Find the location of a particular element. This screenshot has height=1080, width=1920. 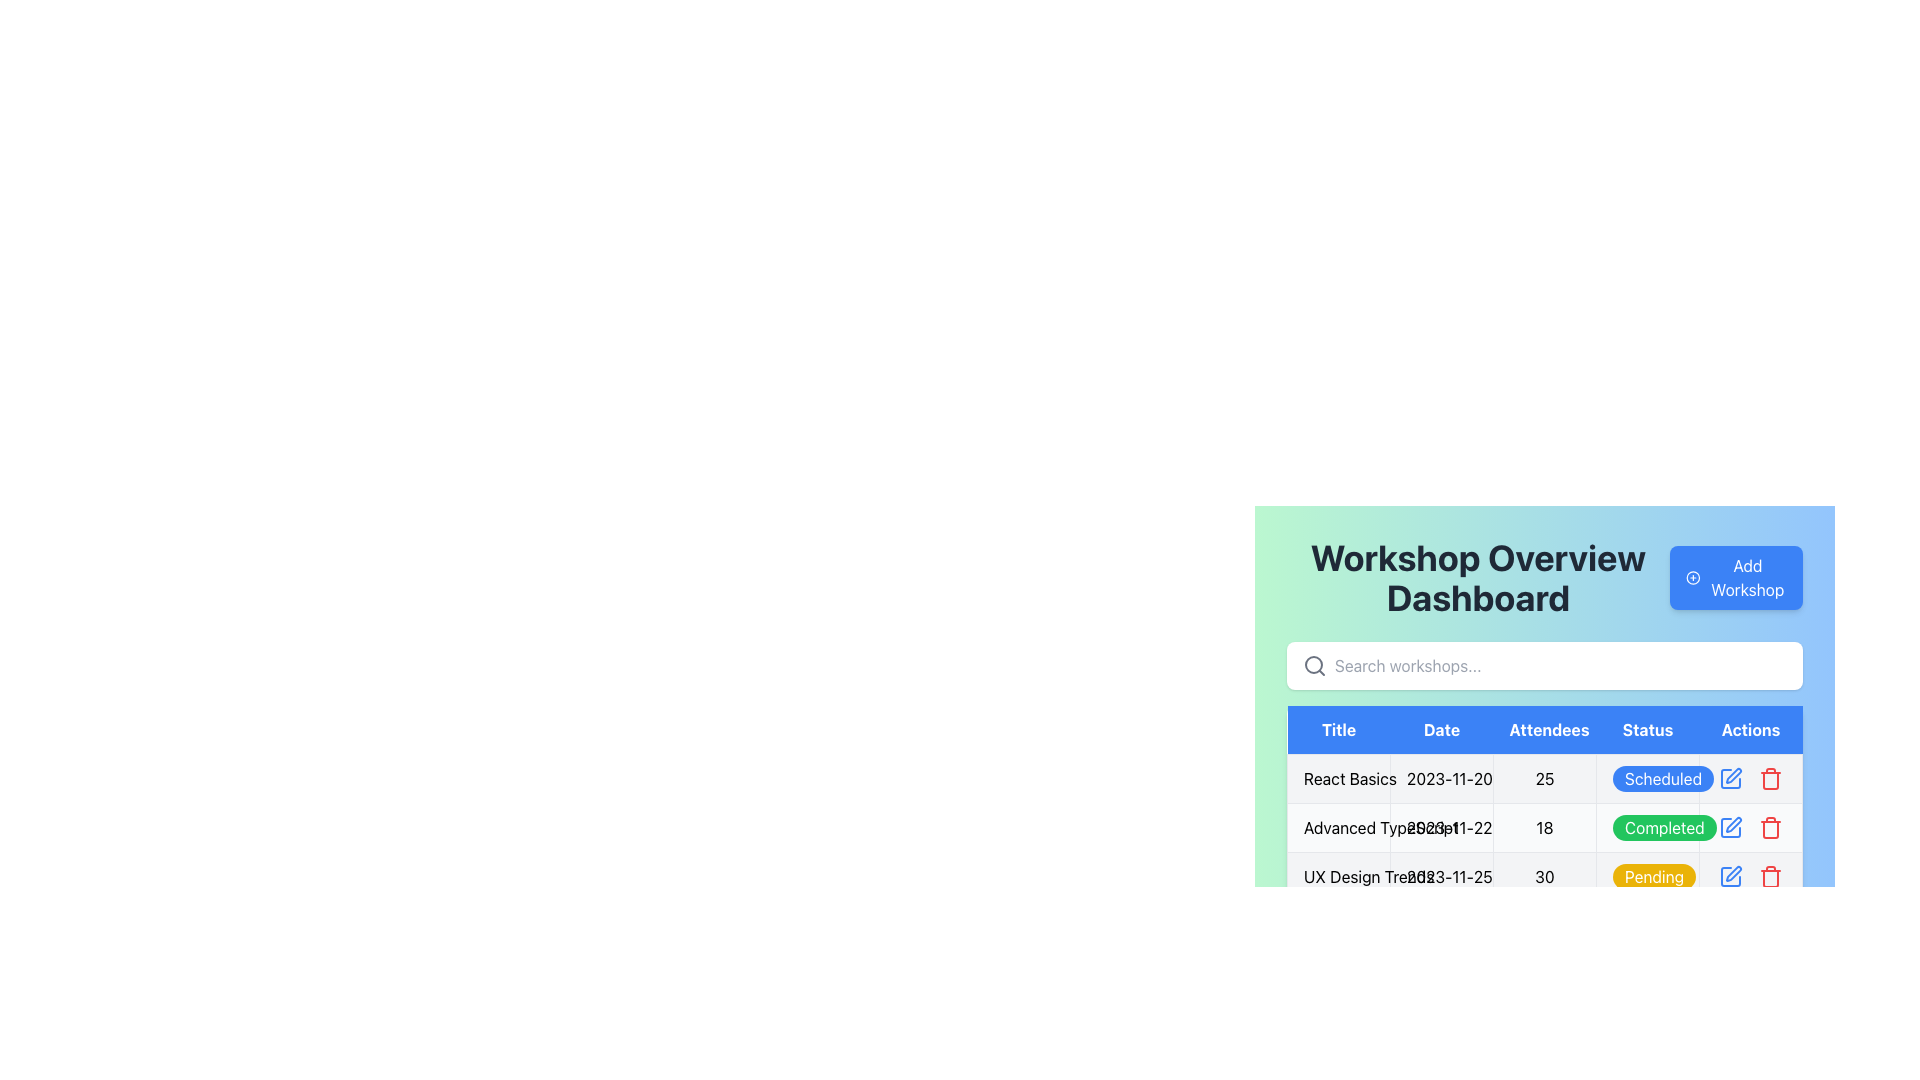

the 'Add Workshop' button, which is a rectangular blue button with white text and a plus sign icon, located in the top-right corner of the 'Workshop Overview Dashboard' is located at coordinates (1735, 578).